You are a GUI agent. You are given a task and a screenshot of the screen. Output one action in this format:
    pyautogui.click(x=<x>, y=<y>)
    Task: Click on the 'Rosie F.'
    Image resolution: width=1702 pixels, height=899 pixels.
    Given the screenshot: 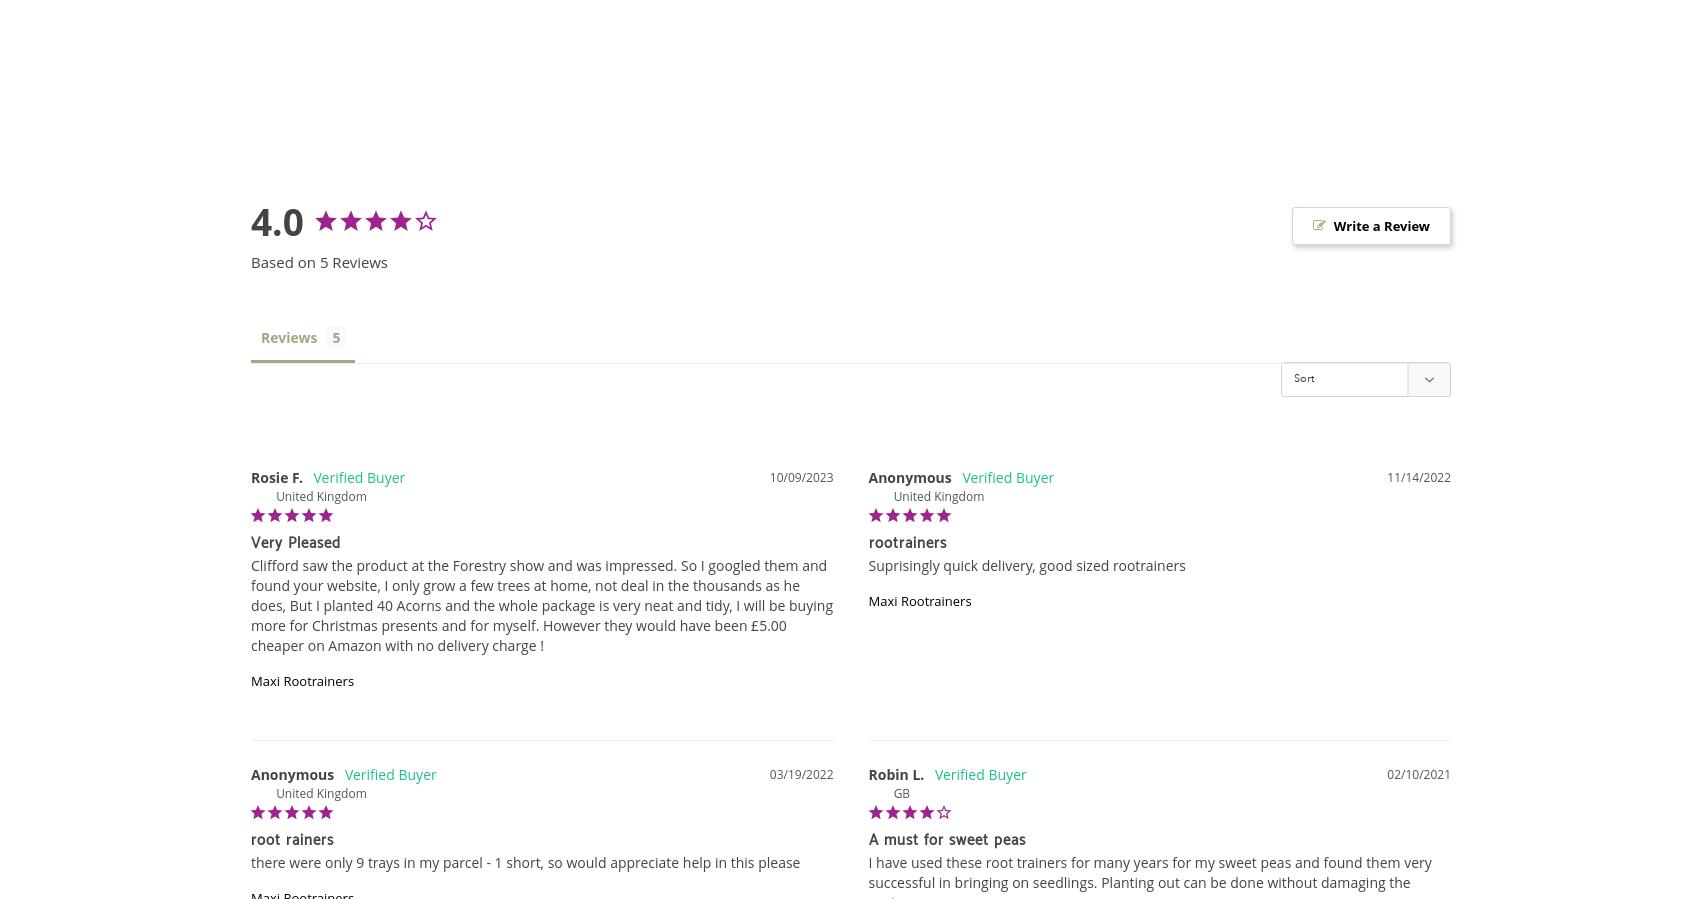 What is the action you would take?
    pyautogui.click(x=250, y=476)
    